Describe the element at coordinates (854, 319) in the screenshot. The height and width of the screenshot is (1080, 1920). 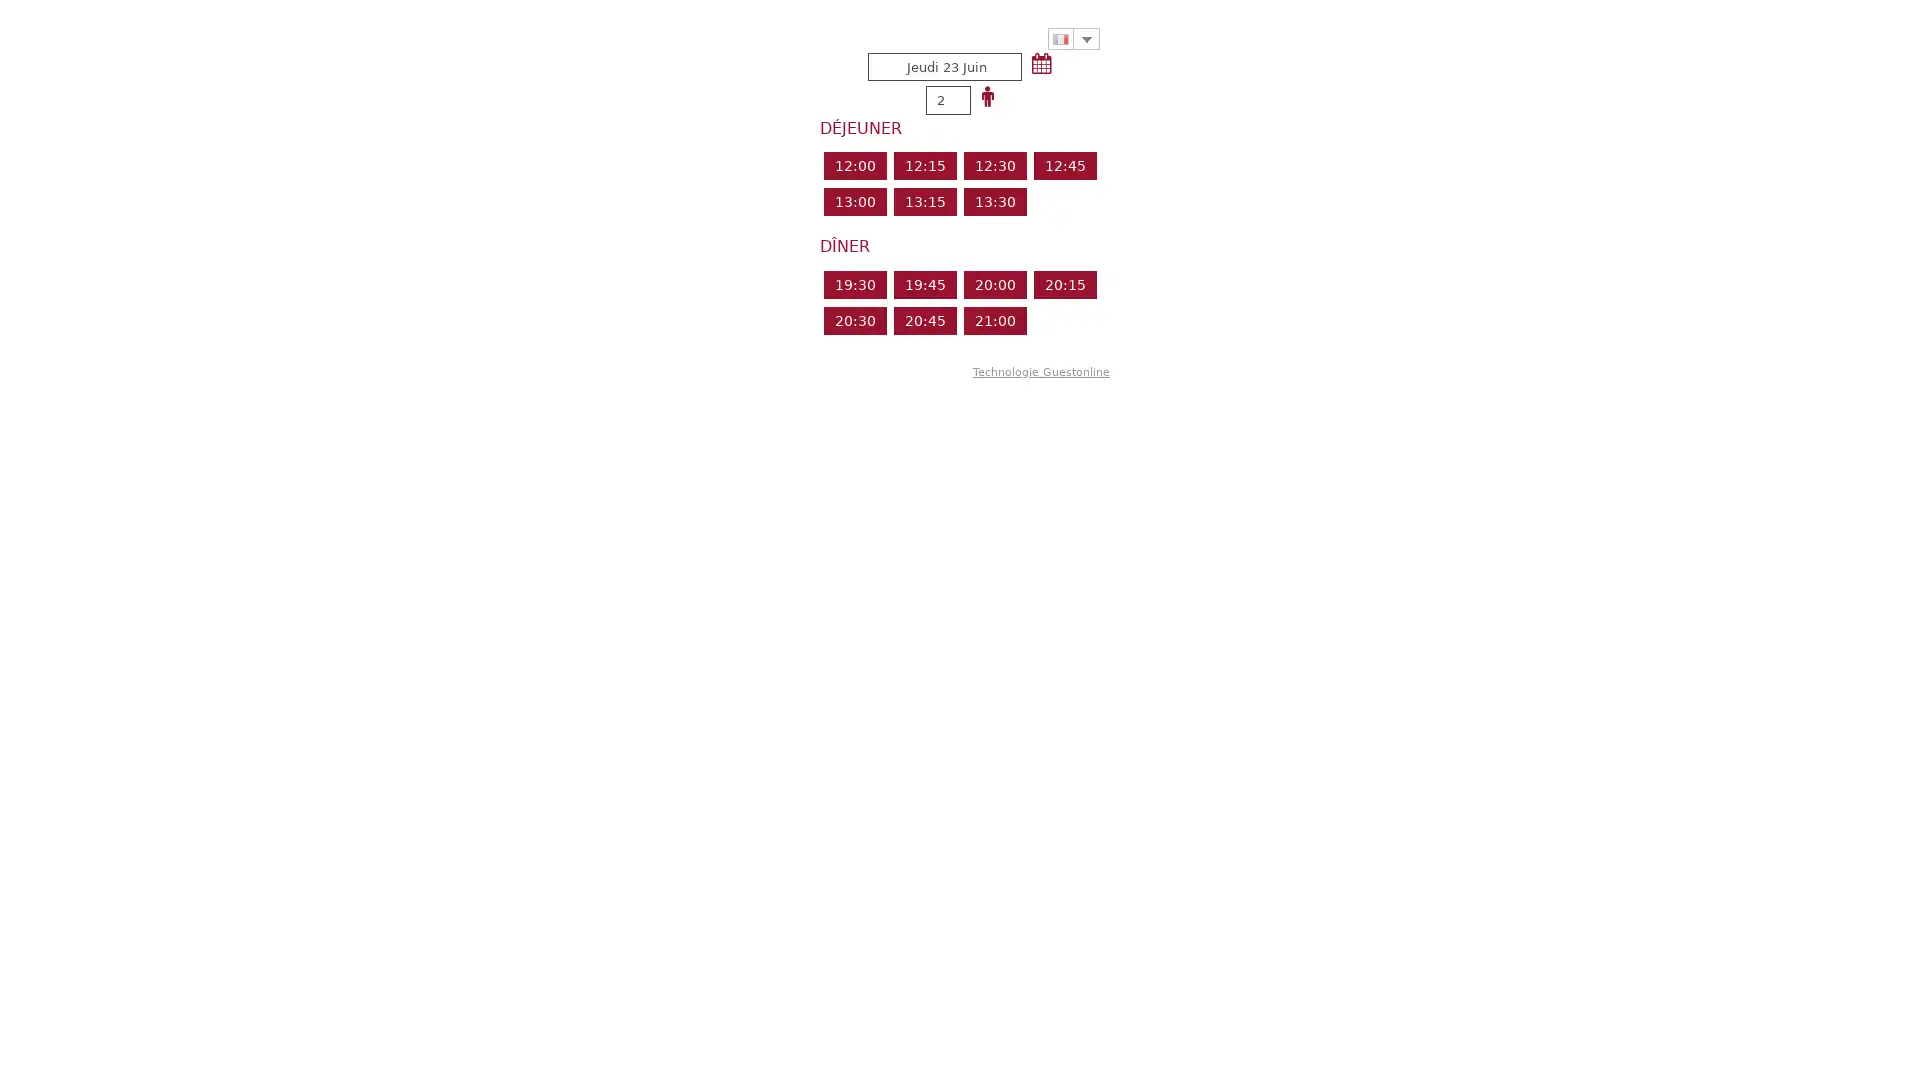
I see `20:30` at that location.